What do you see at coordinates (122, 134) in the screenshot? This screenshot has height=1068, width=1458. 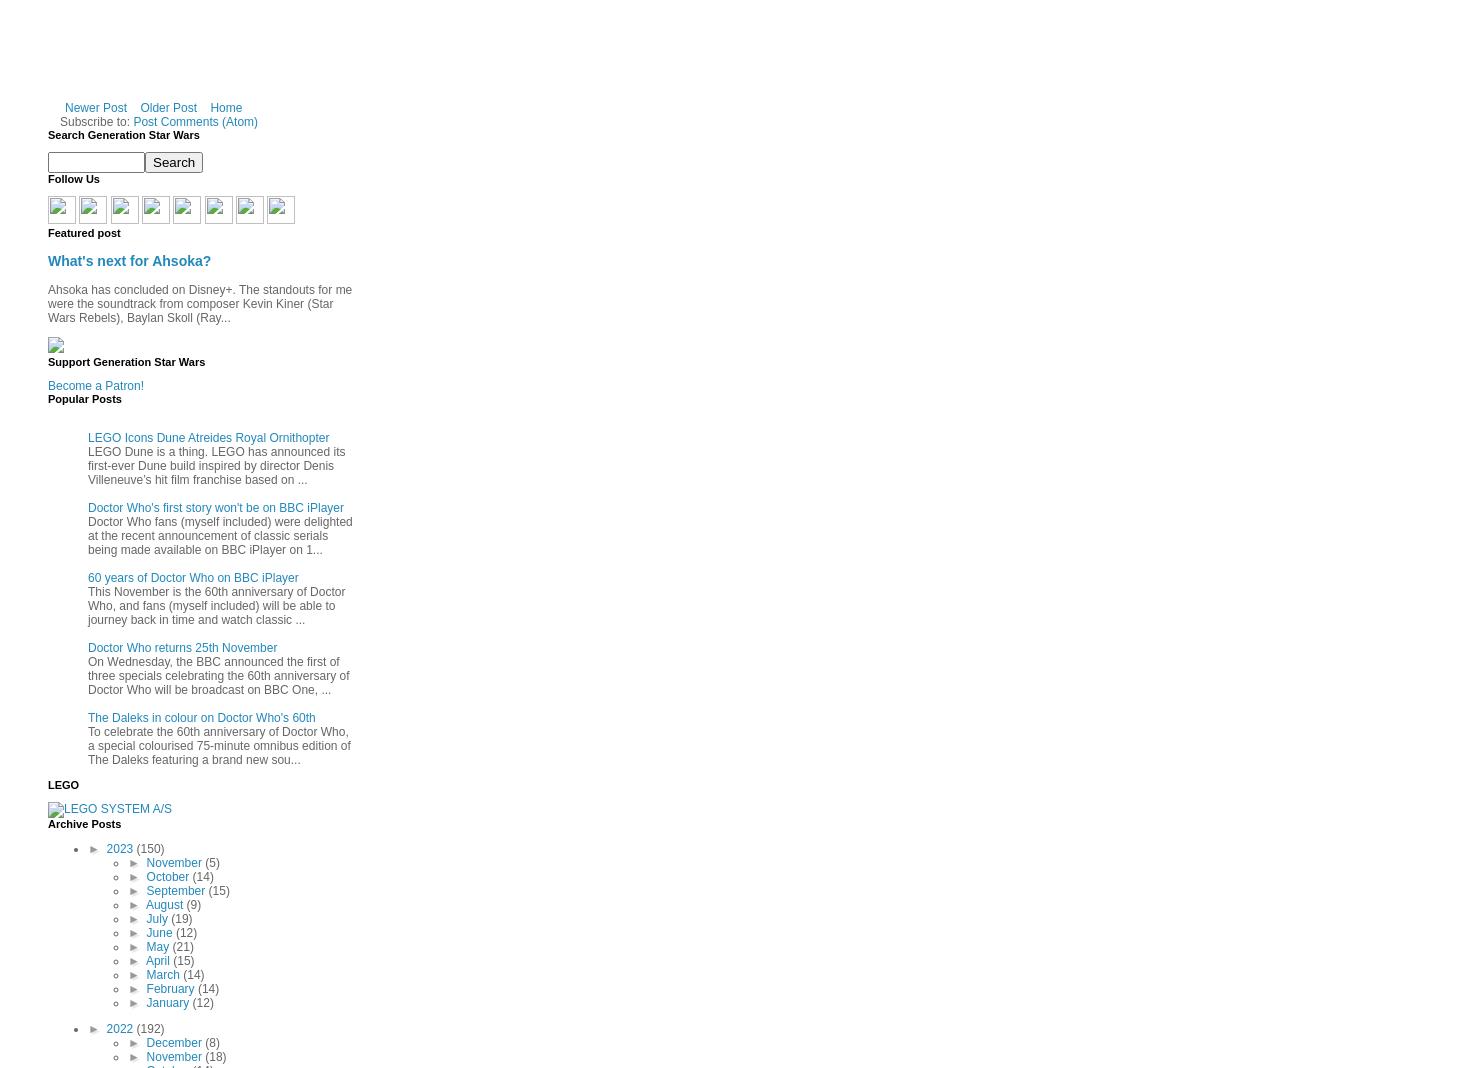 I see `'Search Generation Star Wars'` at bounding box center [122, 134].